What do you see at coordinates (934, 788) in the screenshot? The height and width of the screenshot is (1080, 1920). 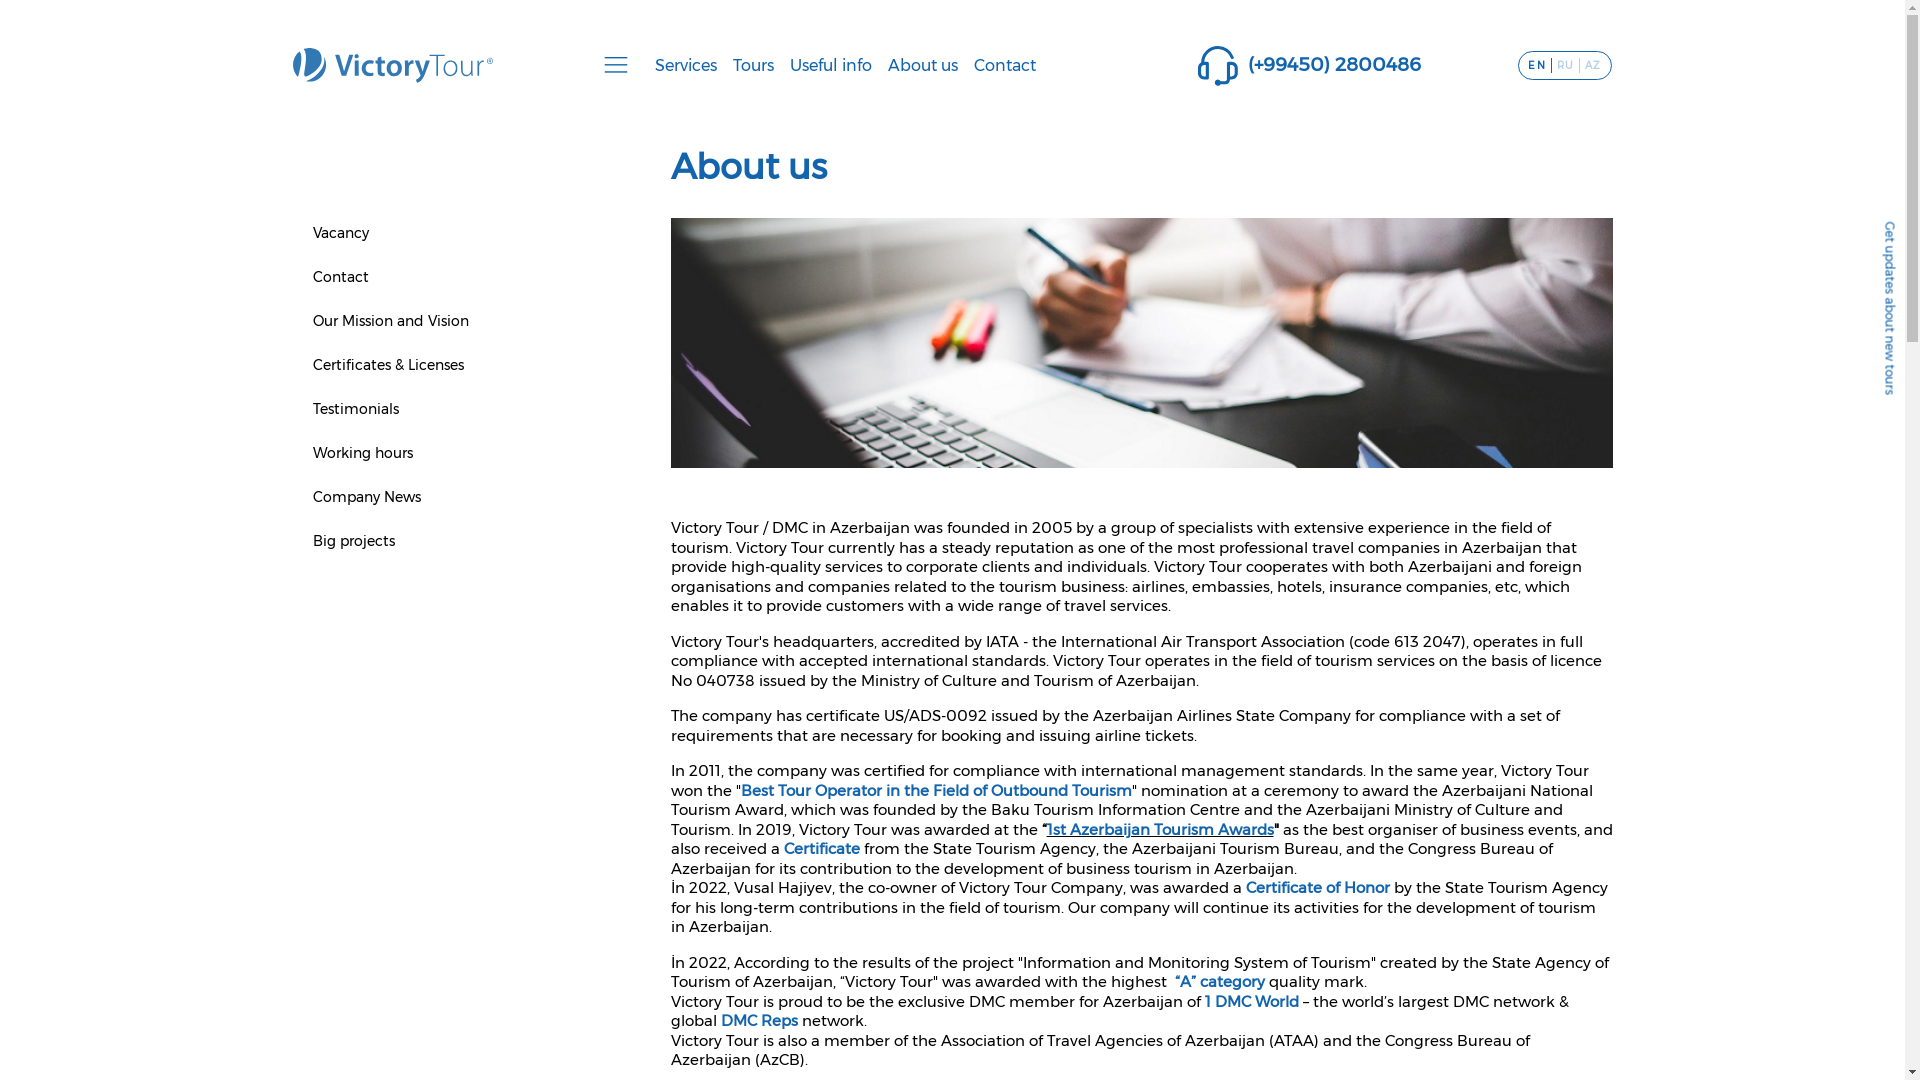 I see `'Best Tour Operator in the Field of Outbound Tourism'` at bounding box center [934, 788].